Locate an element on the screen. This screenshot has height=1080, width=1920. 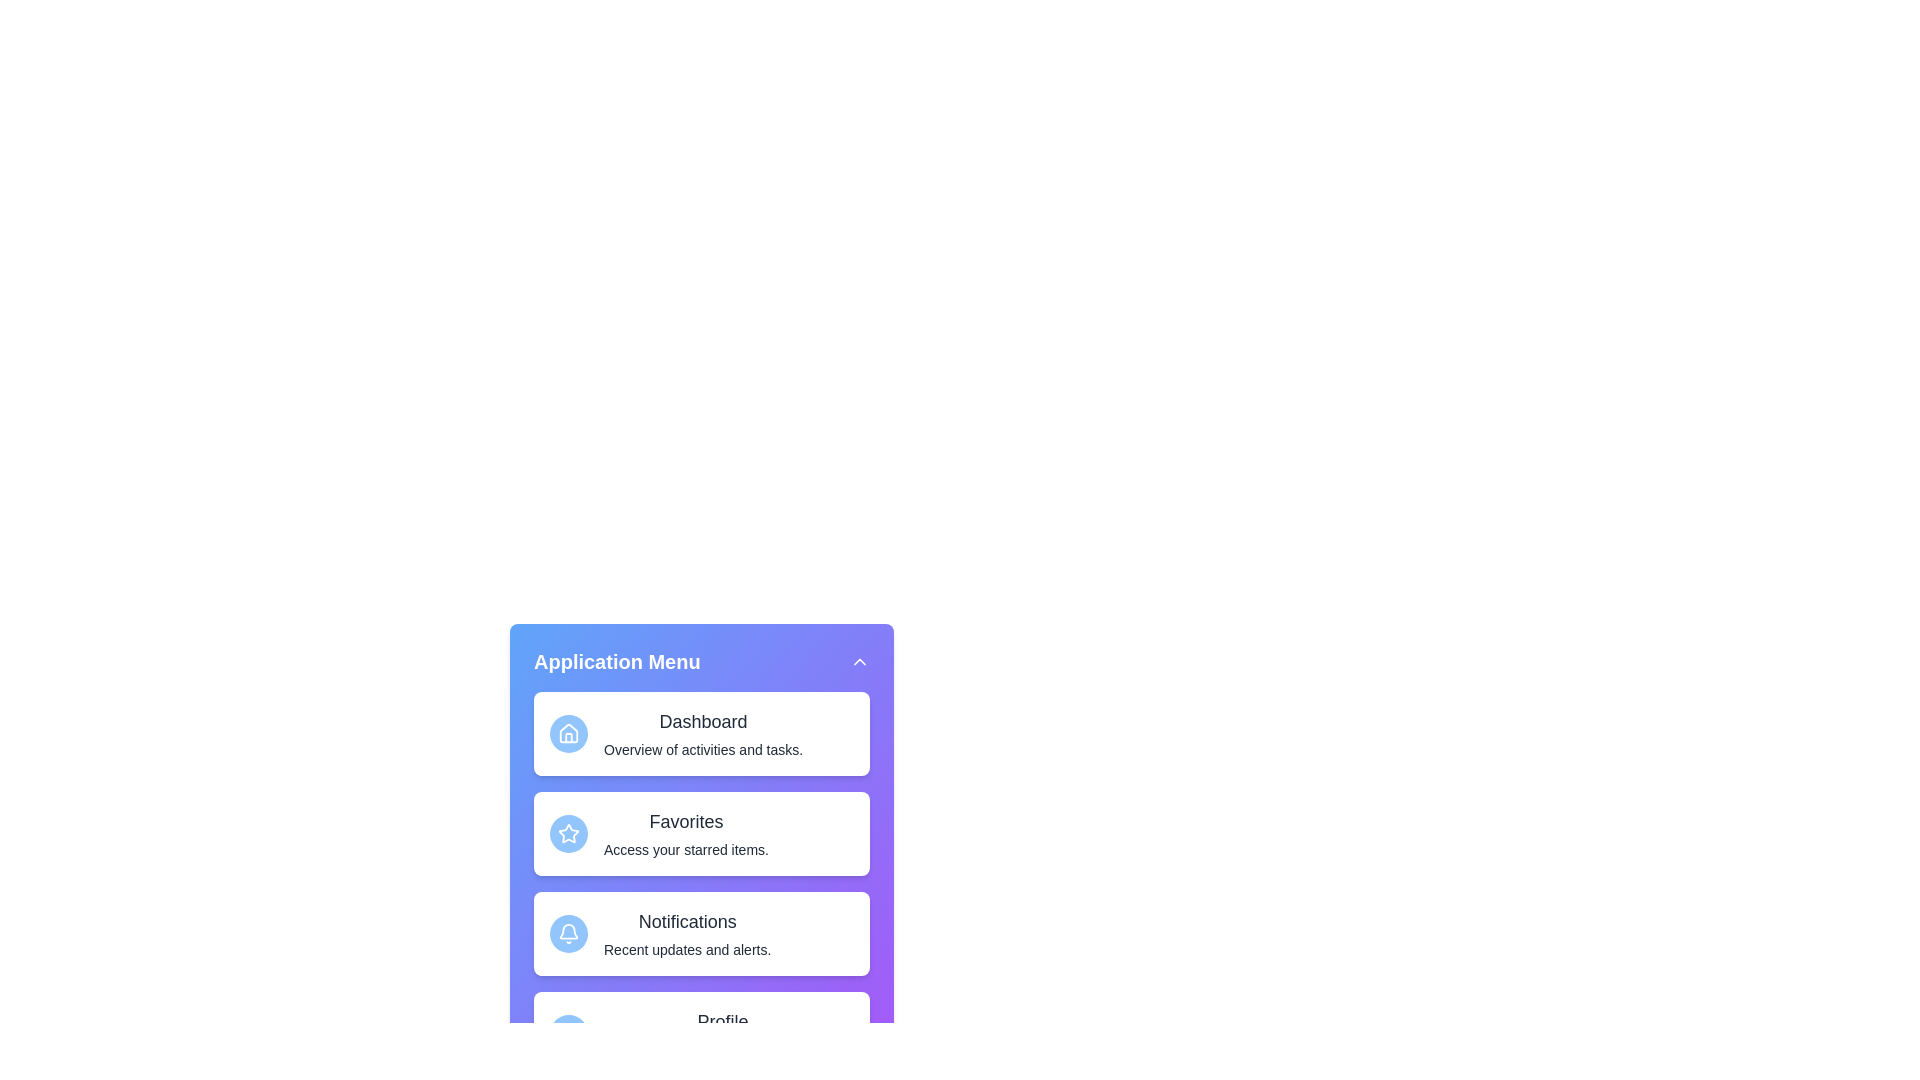
the menu item Dashboard from the sidebar menu is located at coordinates (701, 733).